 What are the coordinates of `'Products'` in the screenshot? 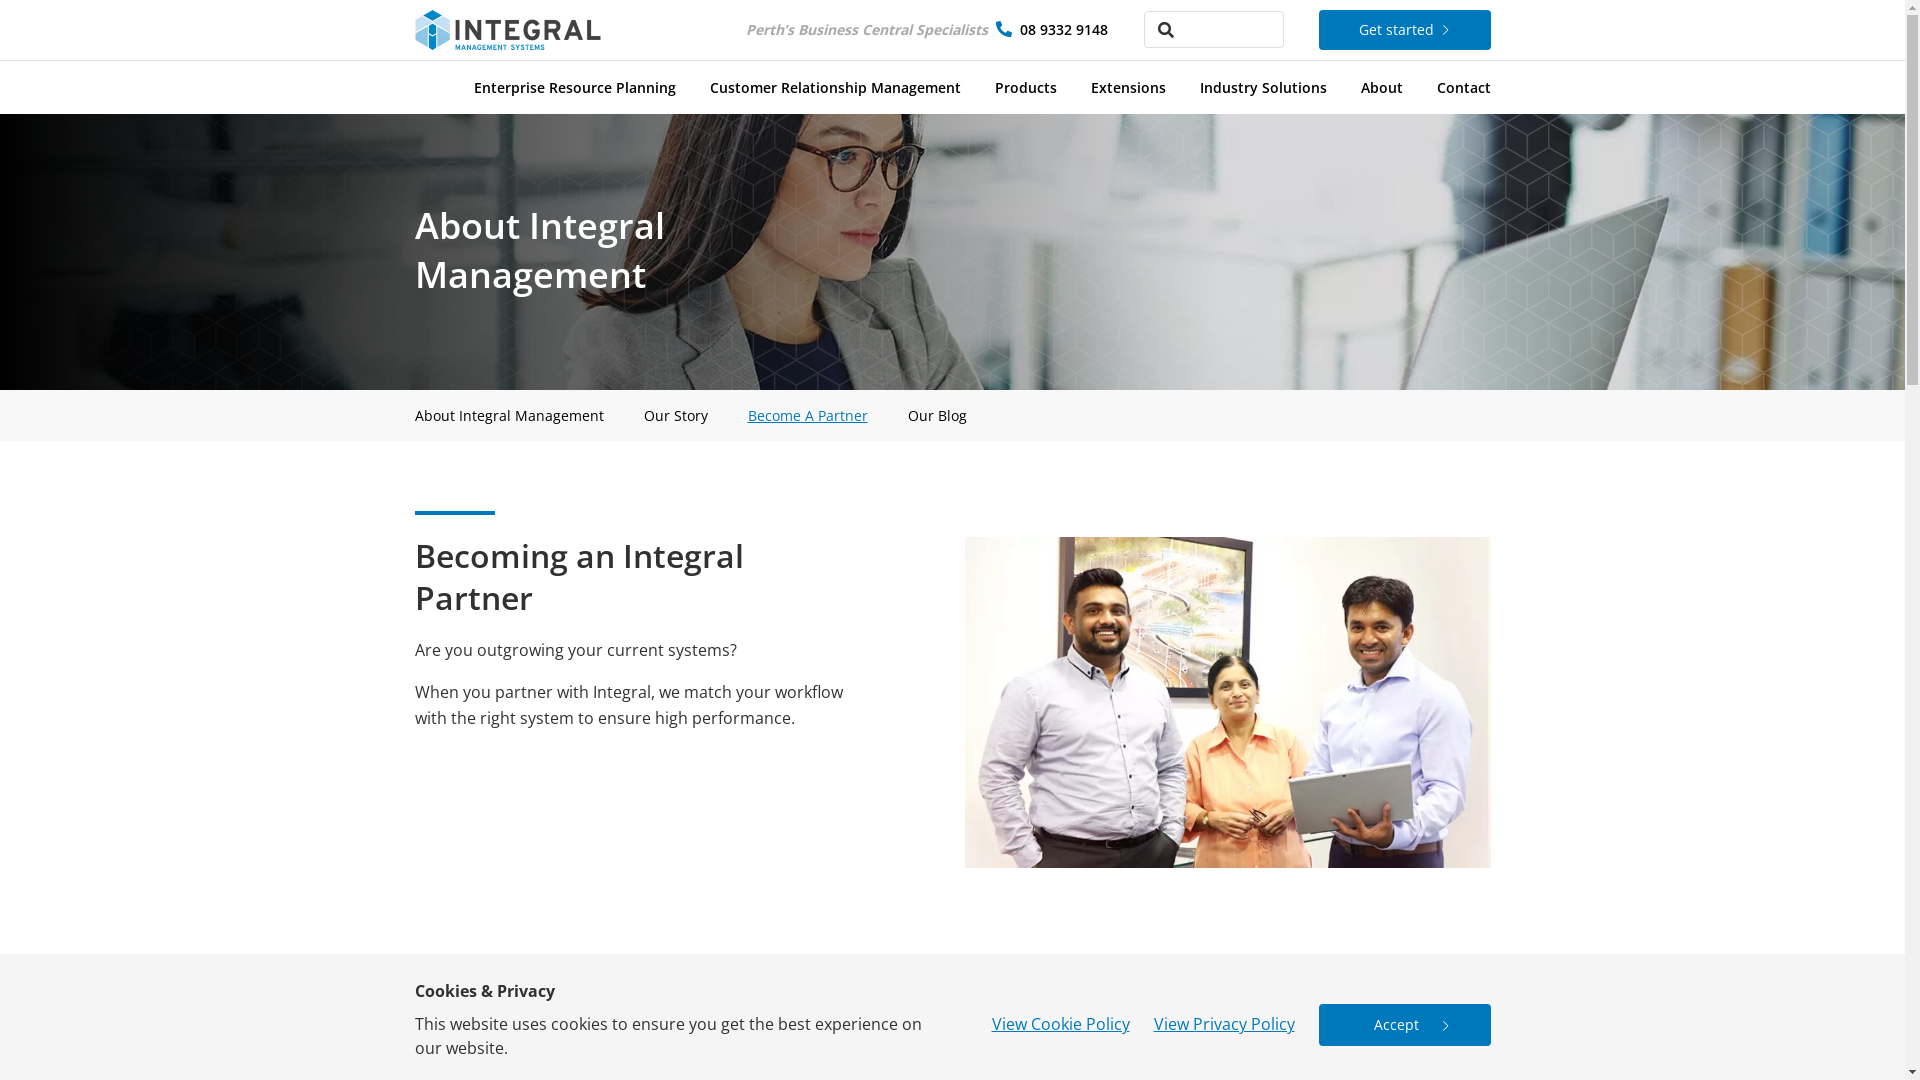 It's located at (1025, 82).